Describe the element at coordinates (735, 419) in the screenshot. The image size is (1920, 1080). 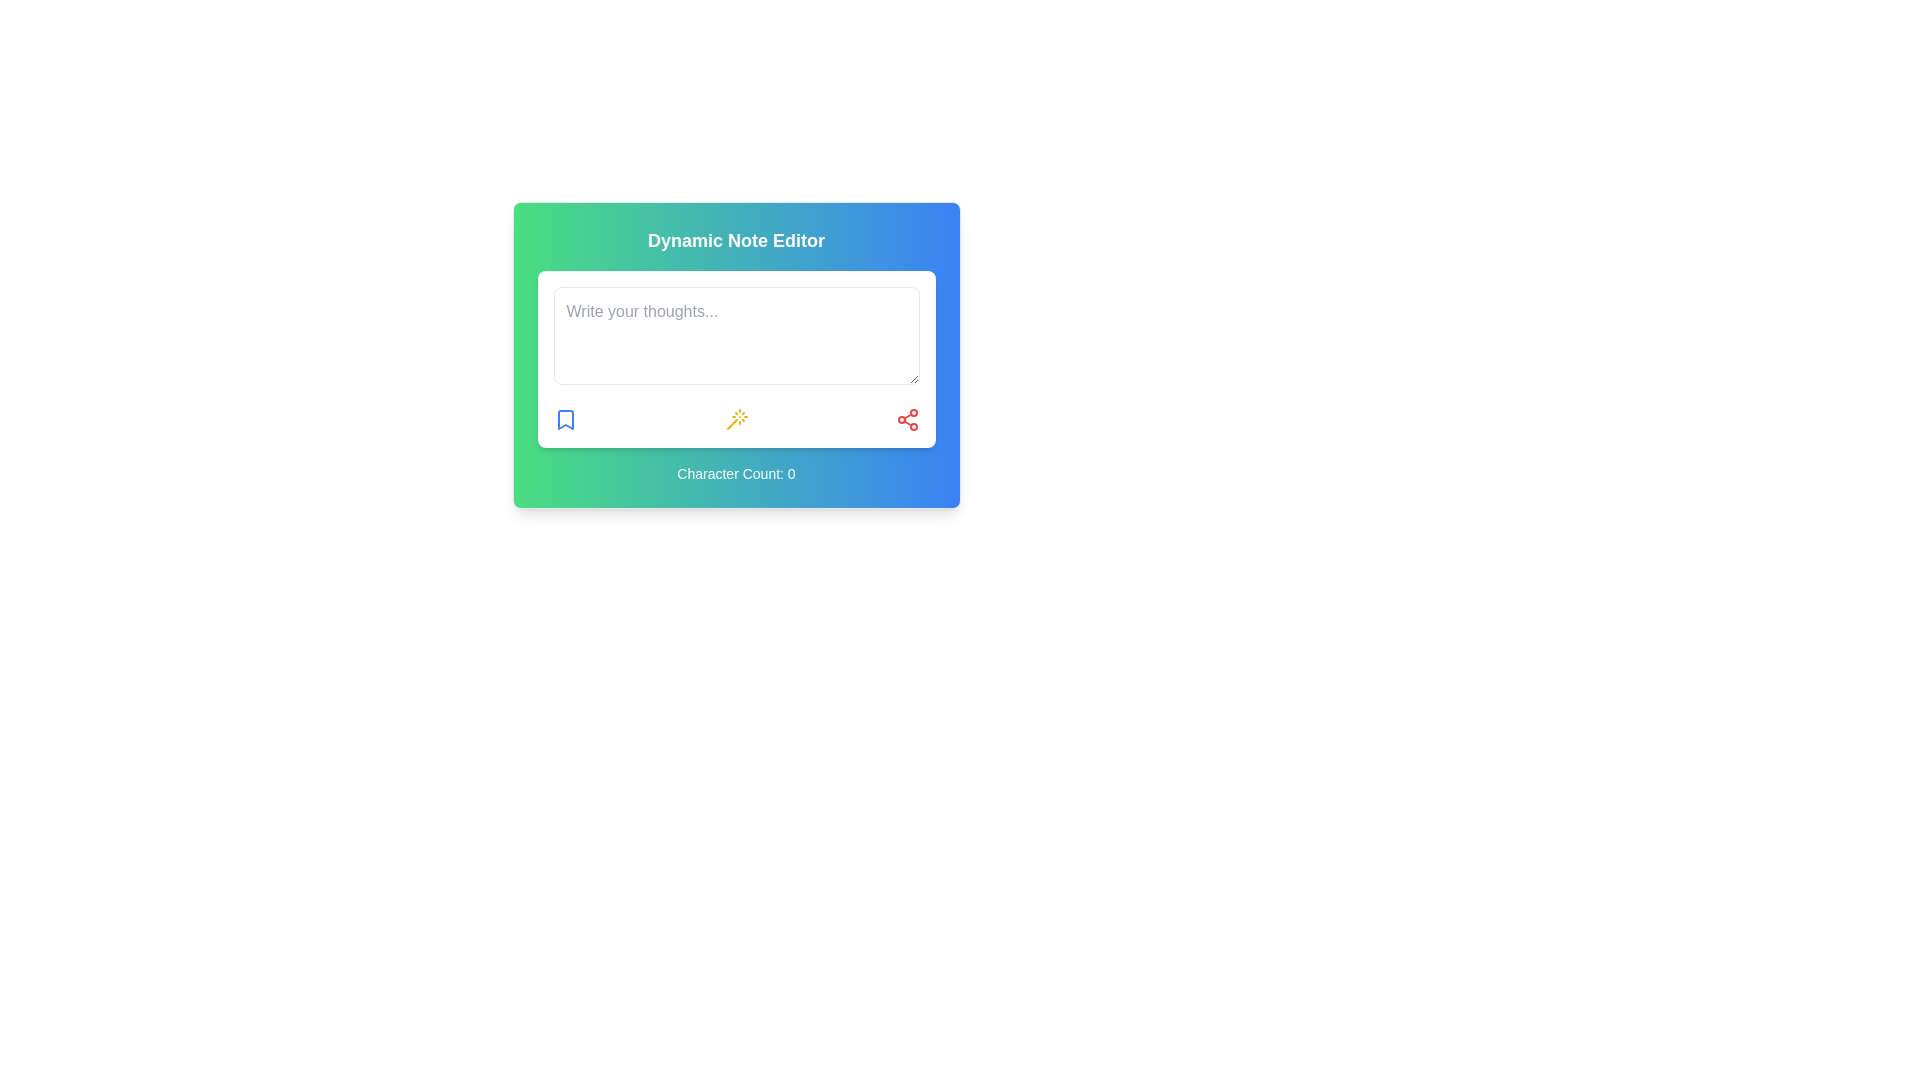
I see `the interactive icon featuring a magic wand symbol located between a blue bookmark icon and a red share icon in the note editor` at that location.